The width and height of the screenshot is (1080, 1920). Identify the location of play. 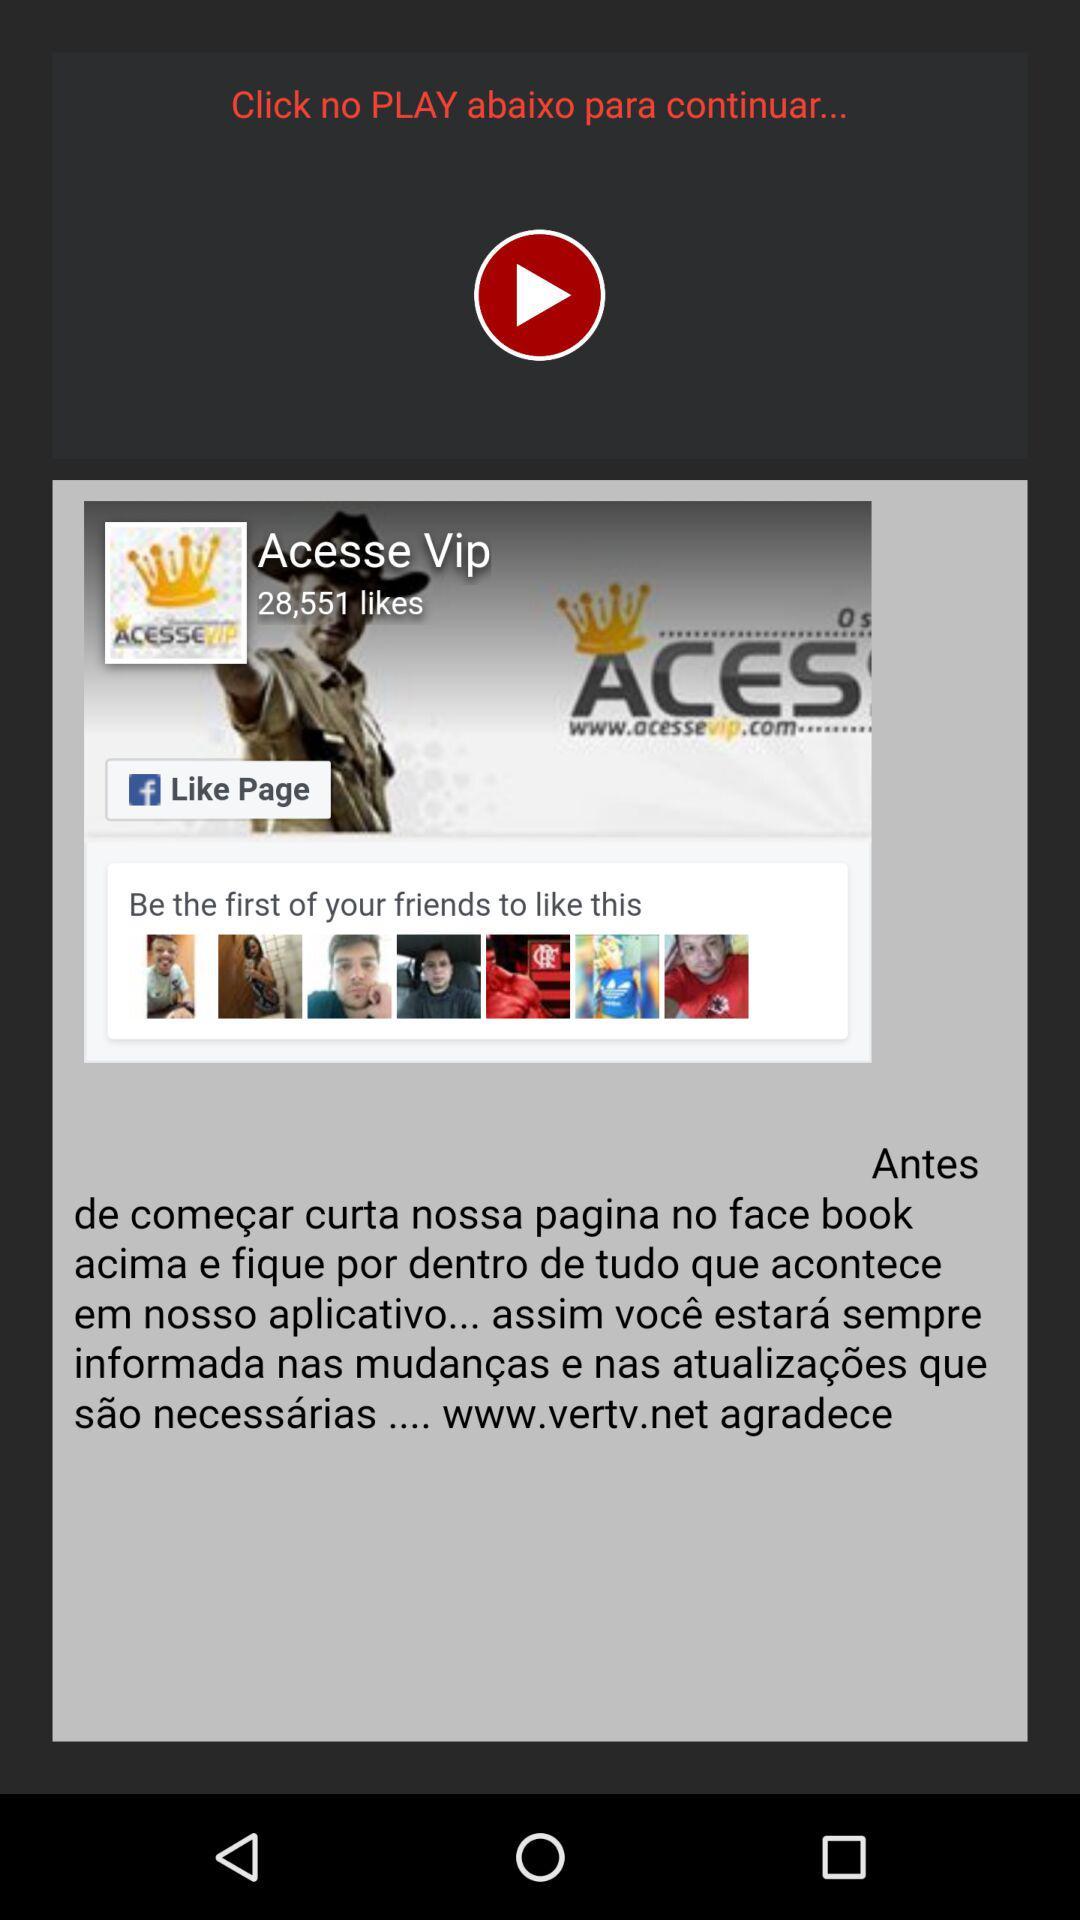
(538, 294).